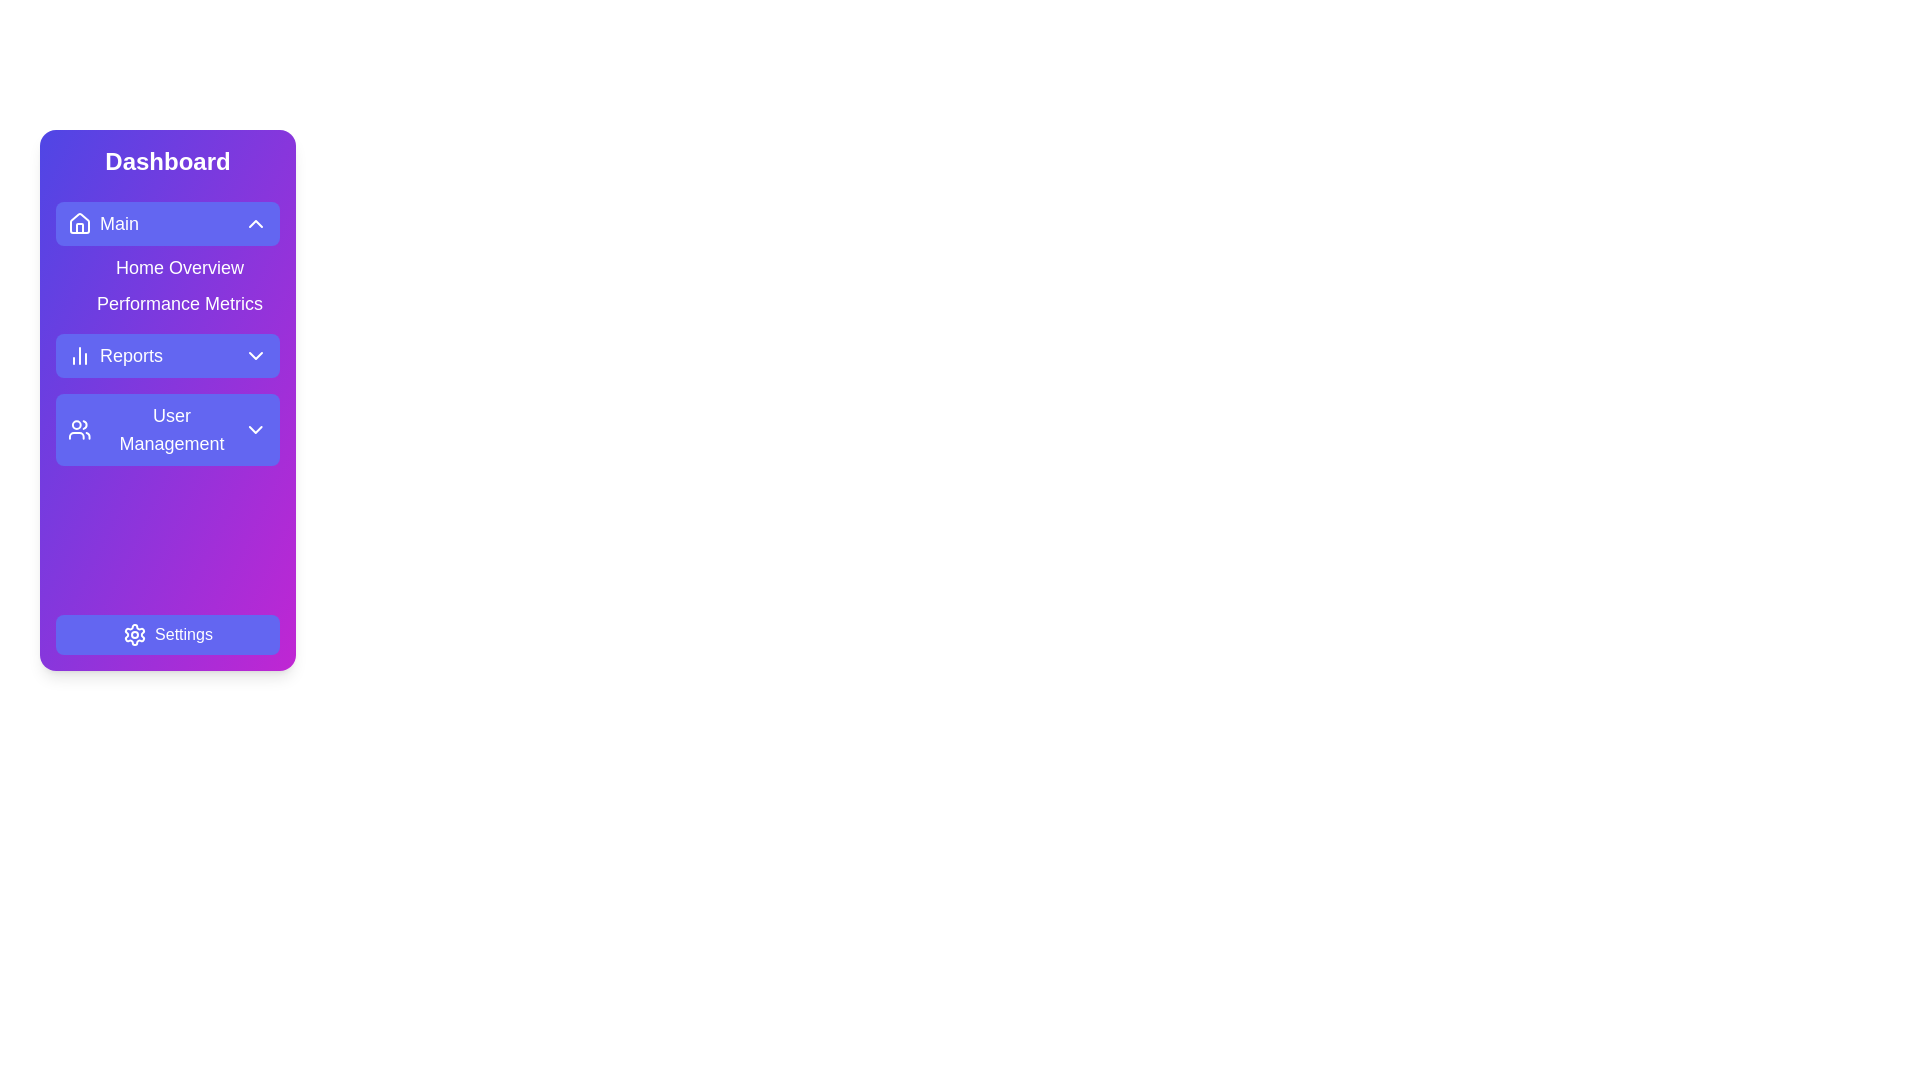  I want to click on the navigation button for the 'Main' section in the sidebar menu, so click(168, 223).